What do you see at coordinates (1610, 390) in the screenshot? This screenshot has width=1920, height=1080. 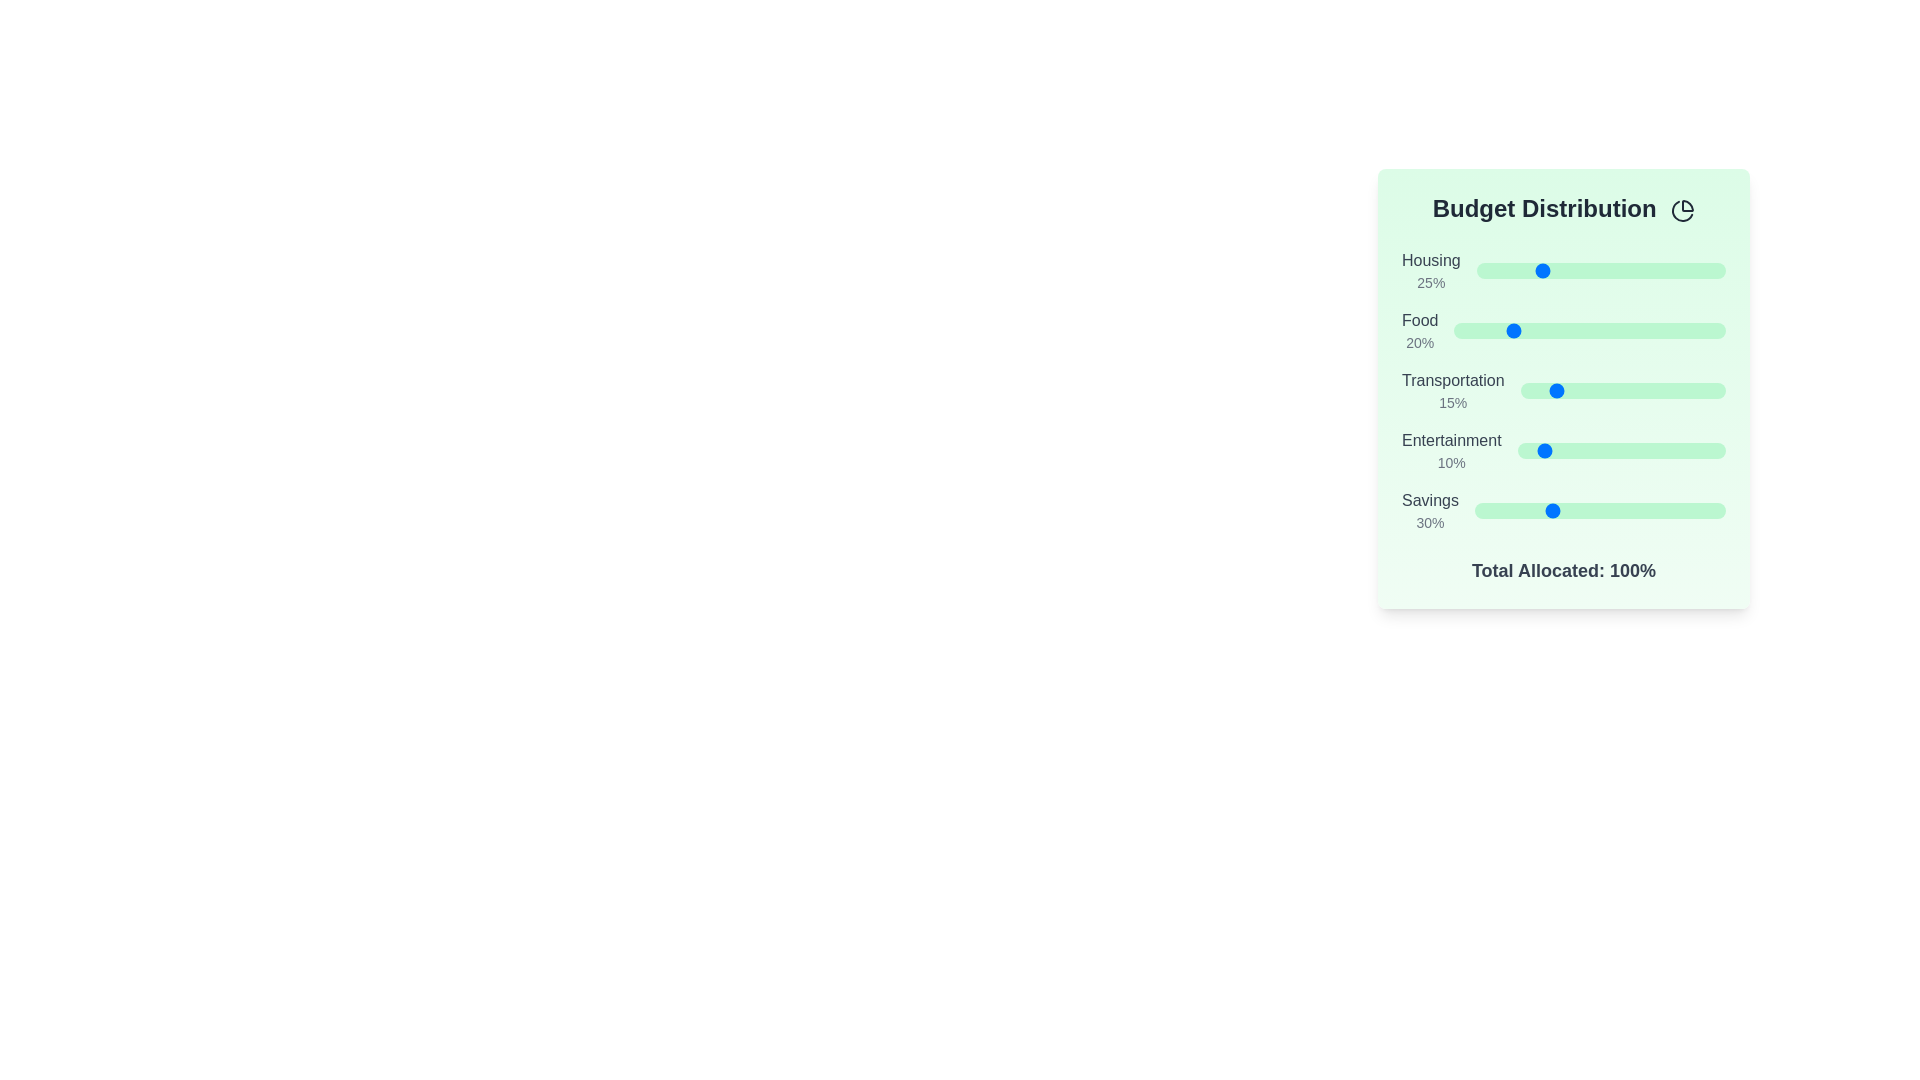 I see `the Transportation slider to 44%` at bounding box center [1610, 390].